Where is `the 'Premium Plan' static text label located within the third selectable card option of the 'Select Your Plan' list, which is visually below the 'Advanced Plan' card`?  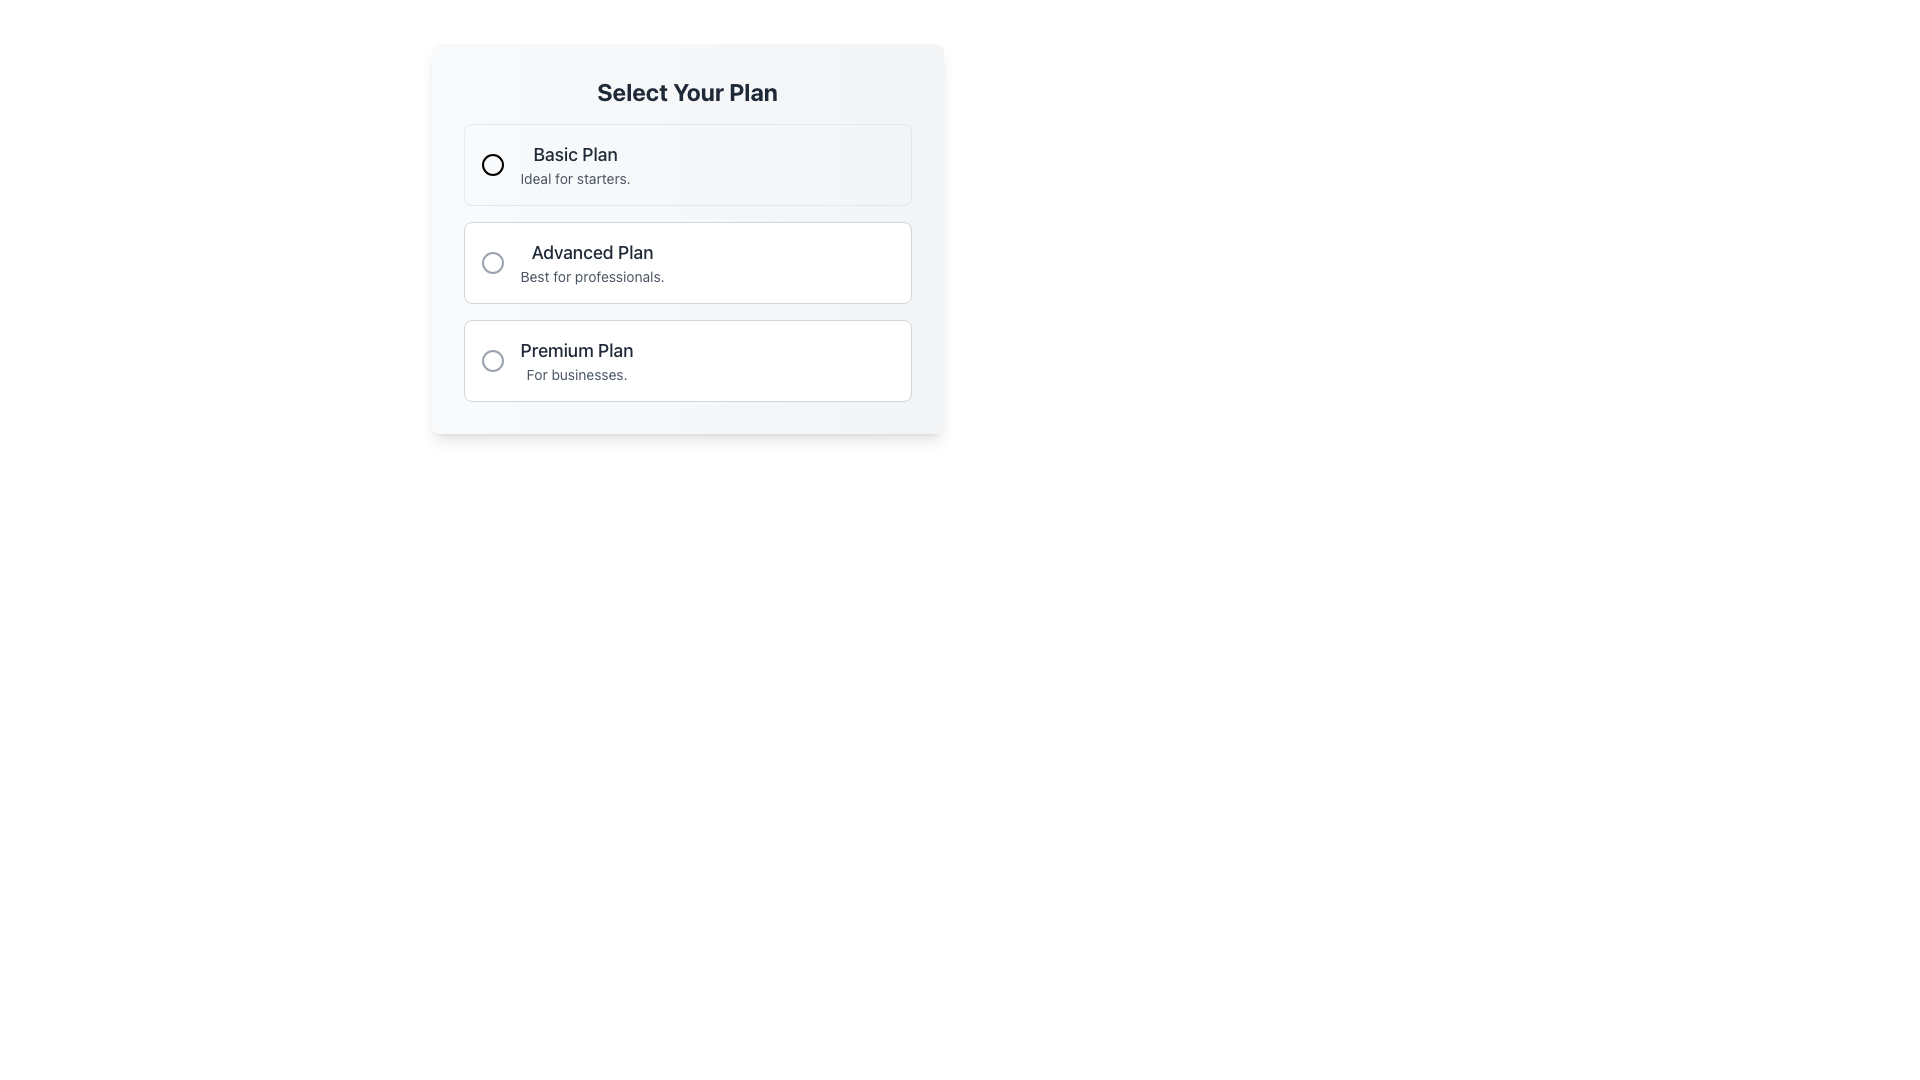
the 'Premium Plan' static text label located within the third selectable card option of the 'Select Your Plan' list, which is visually below the 'Advanced Plan' card is located at coordinates (575, 361).